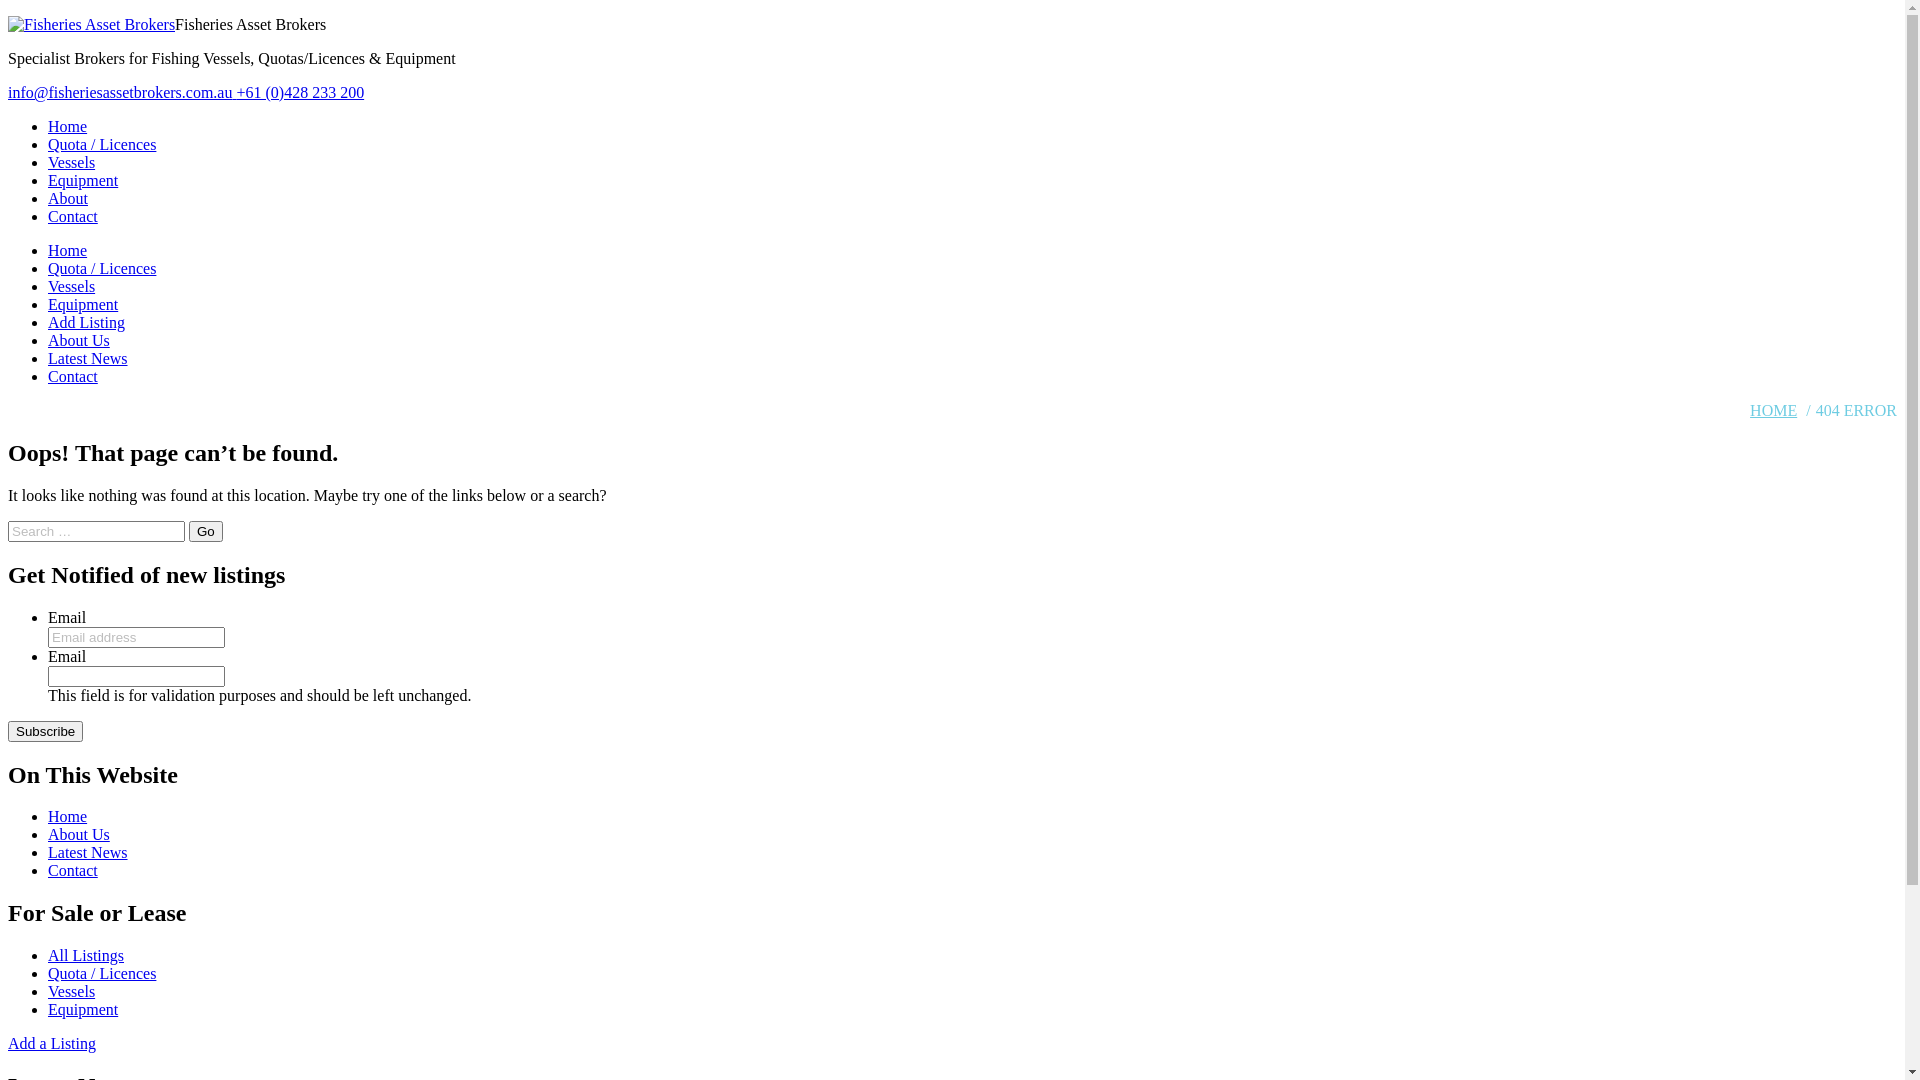 The width and height of the screenshot is (1920, 1080). Describe the element at coordinates (7, 15) in the screenshot. I see `'Skip to content'` at that location.